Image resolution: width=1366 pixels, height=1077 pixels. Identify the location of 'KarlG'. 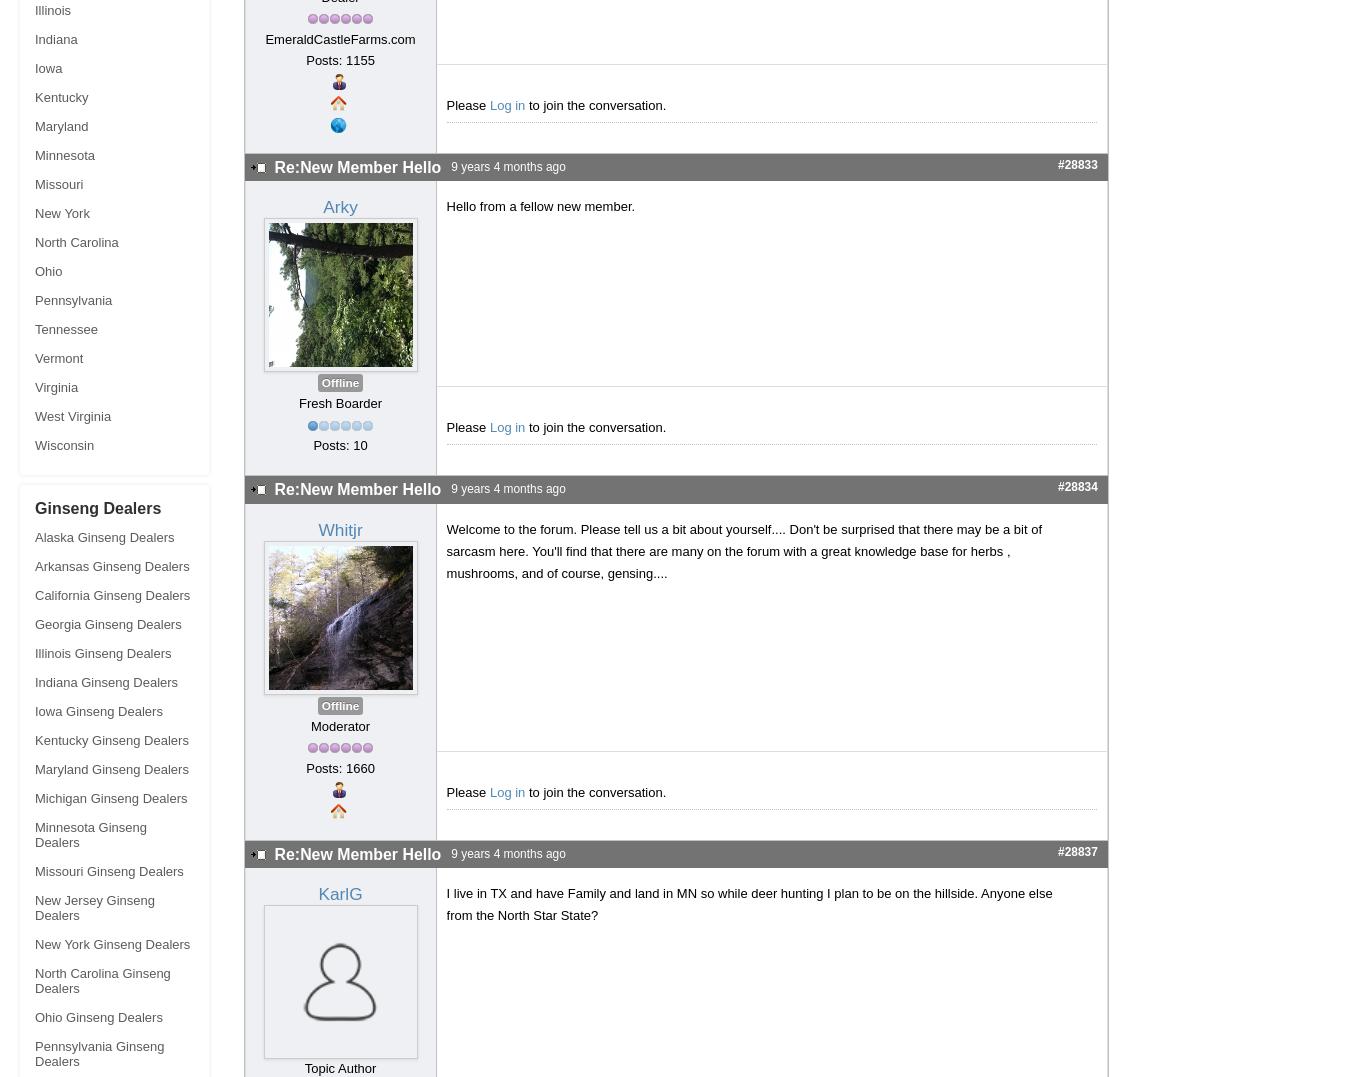
(339, 894).